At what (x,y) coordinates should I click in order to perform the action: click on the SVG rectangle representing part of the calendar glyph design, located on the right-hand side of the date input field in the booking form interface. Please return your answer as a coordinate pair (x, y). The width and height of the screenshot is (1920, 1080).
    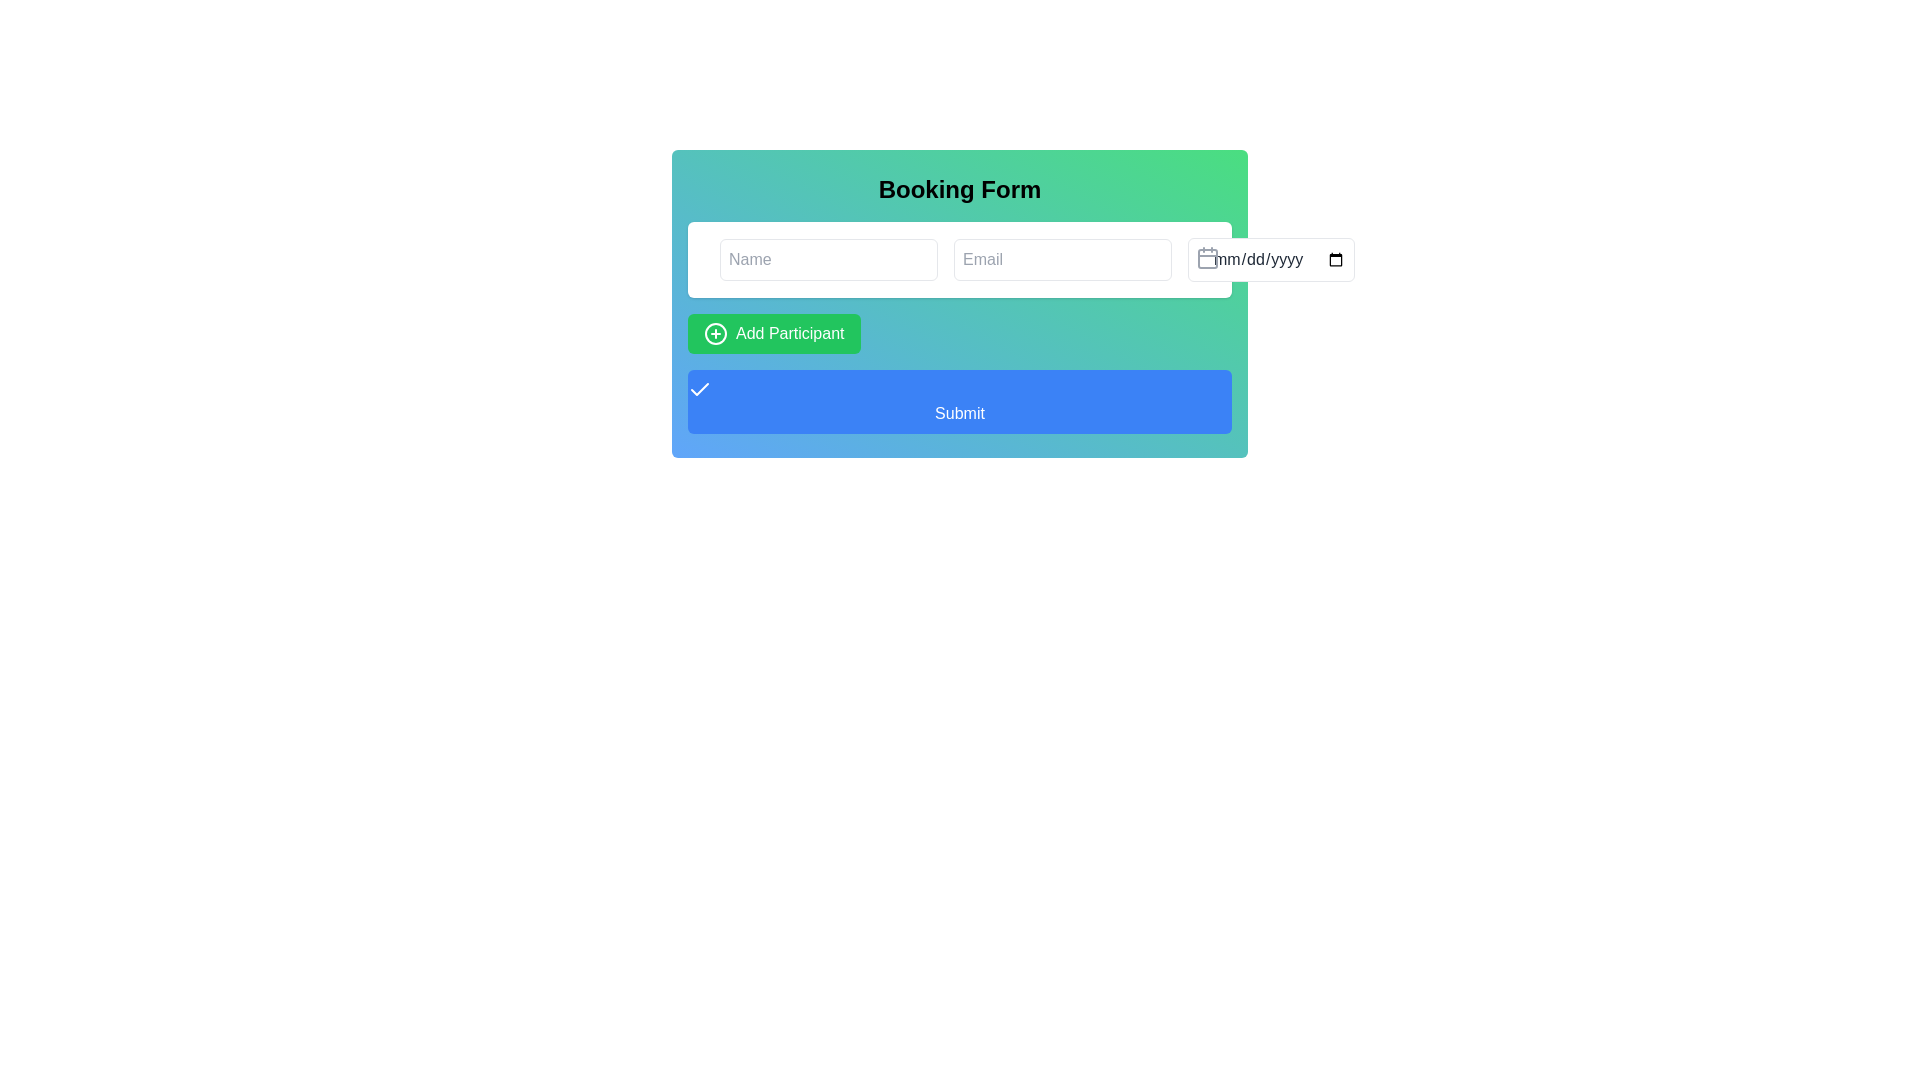
    Looking at the image, I should click on (1207, 257).